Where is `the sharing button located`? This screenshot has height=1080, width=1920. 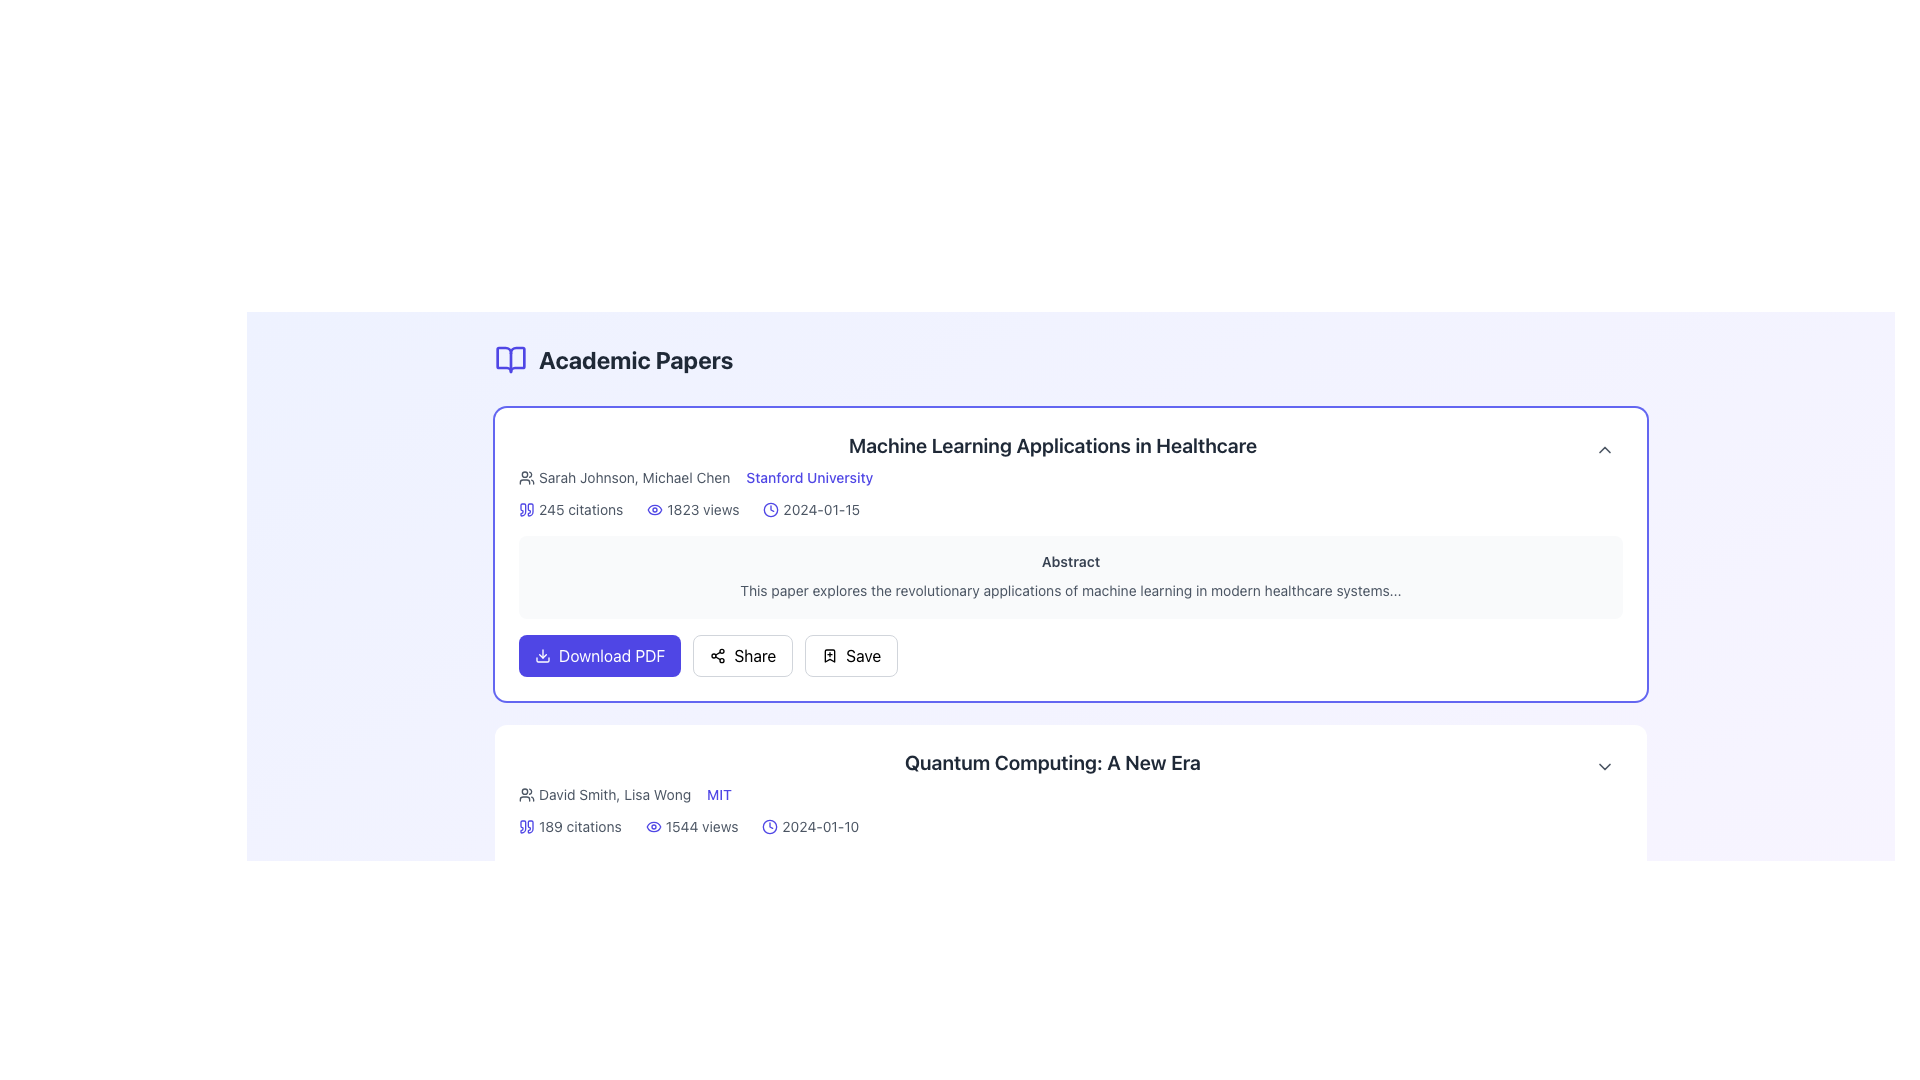
the sharing button located is located at coordinates (742, 655).